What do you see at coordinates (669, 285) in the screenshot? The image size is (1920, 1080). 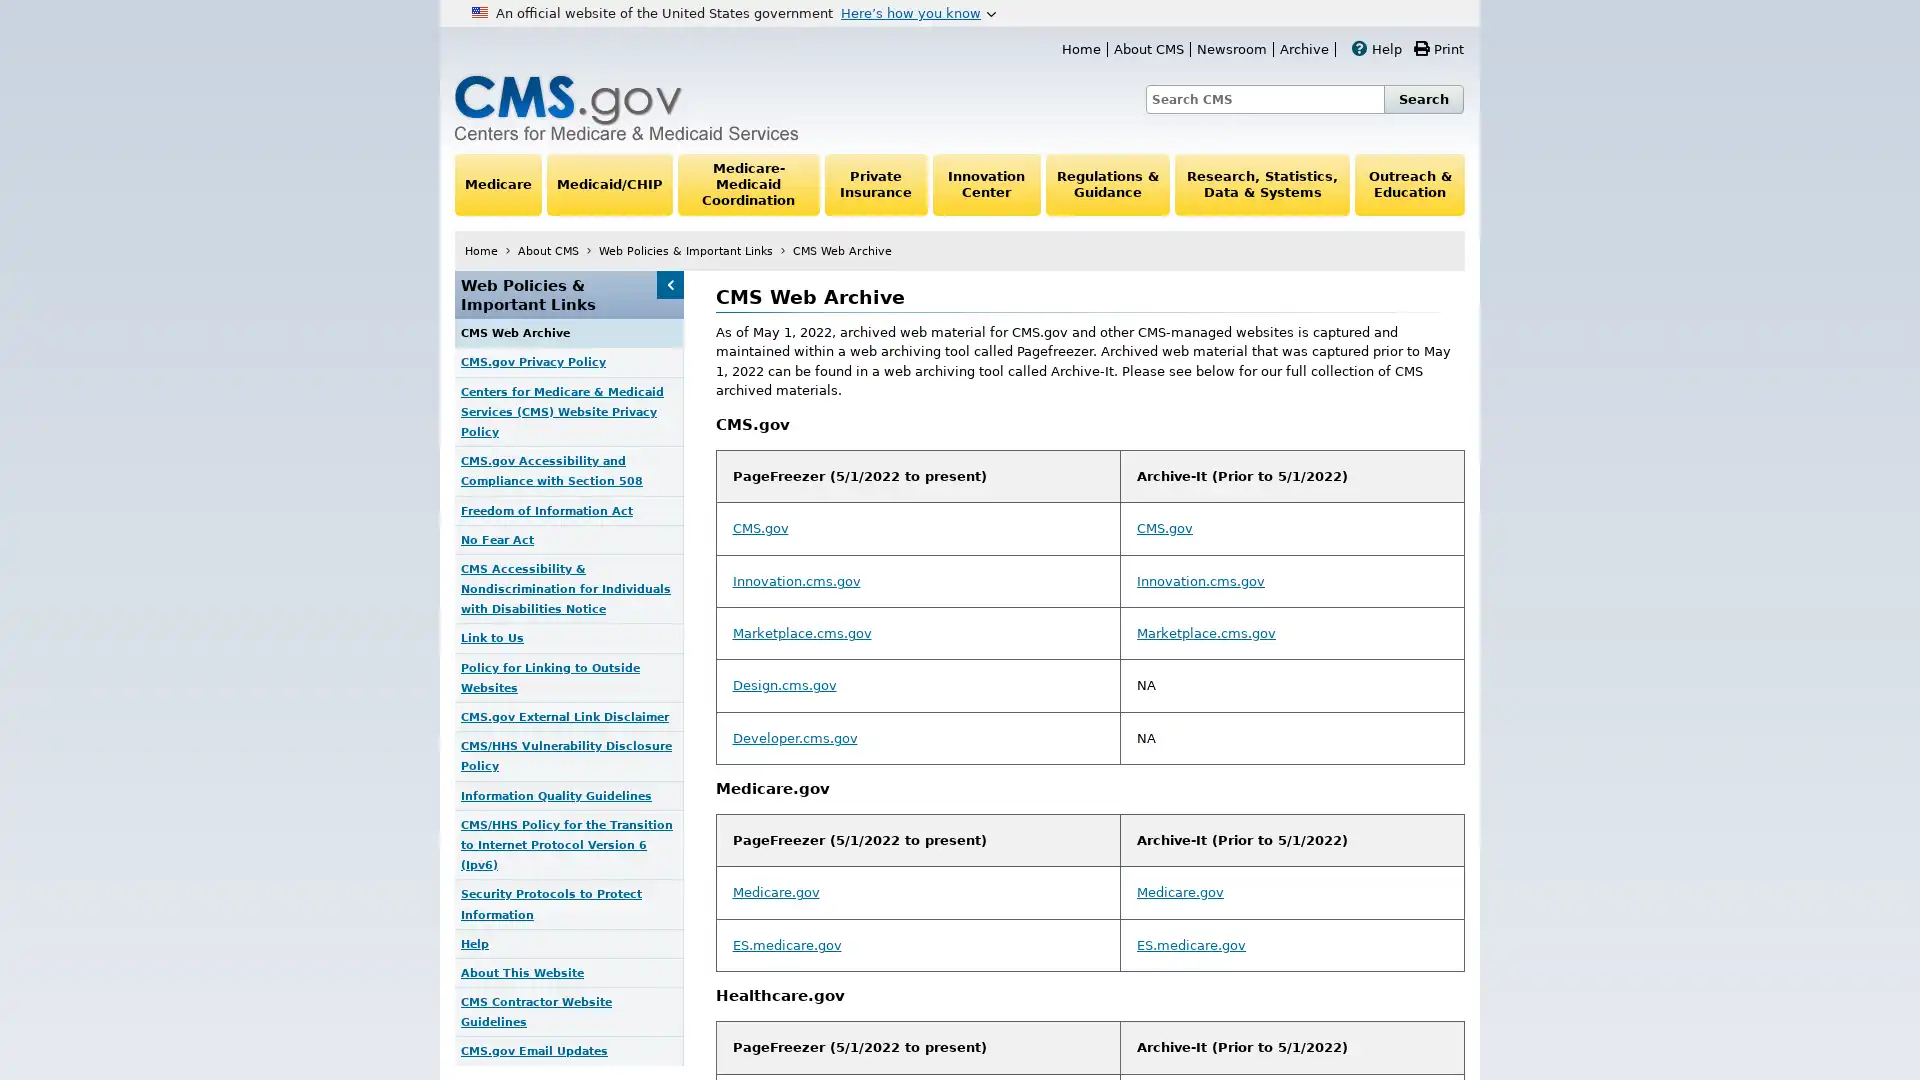 I see `Web Policies & Important Links` at bounding box center [669, 285].